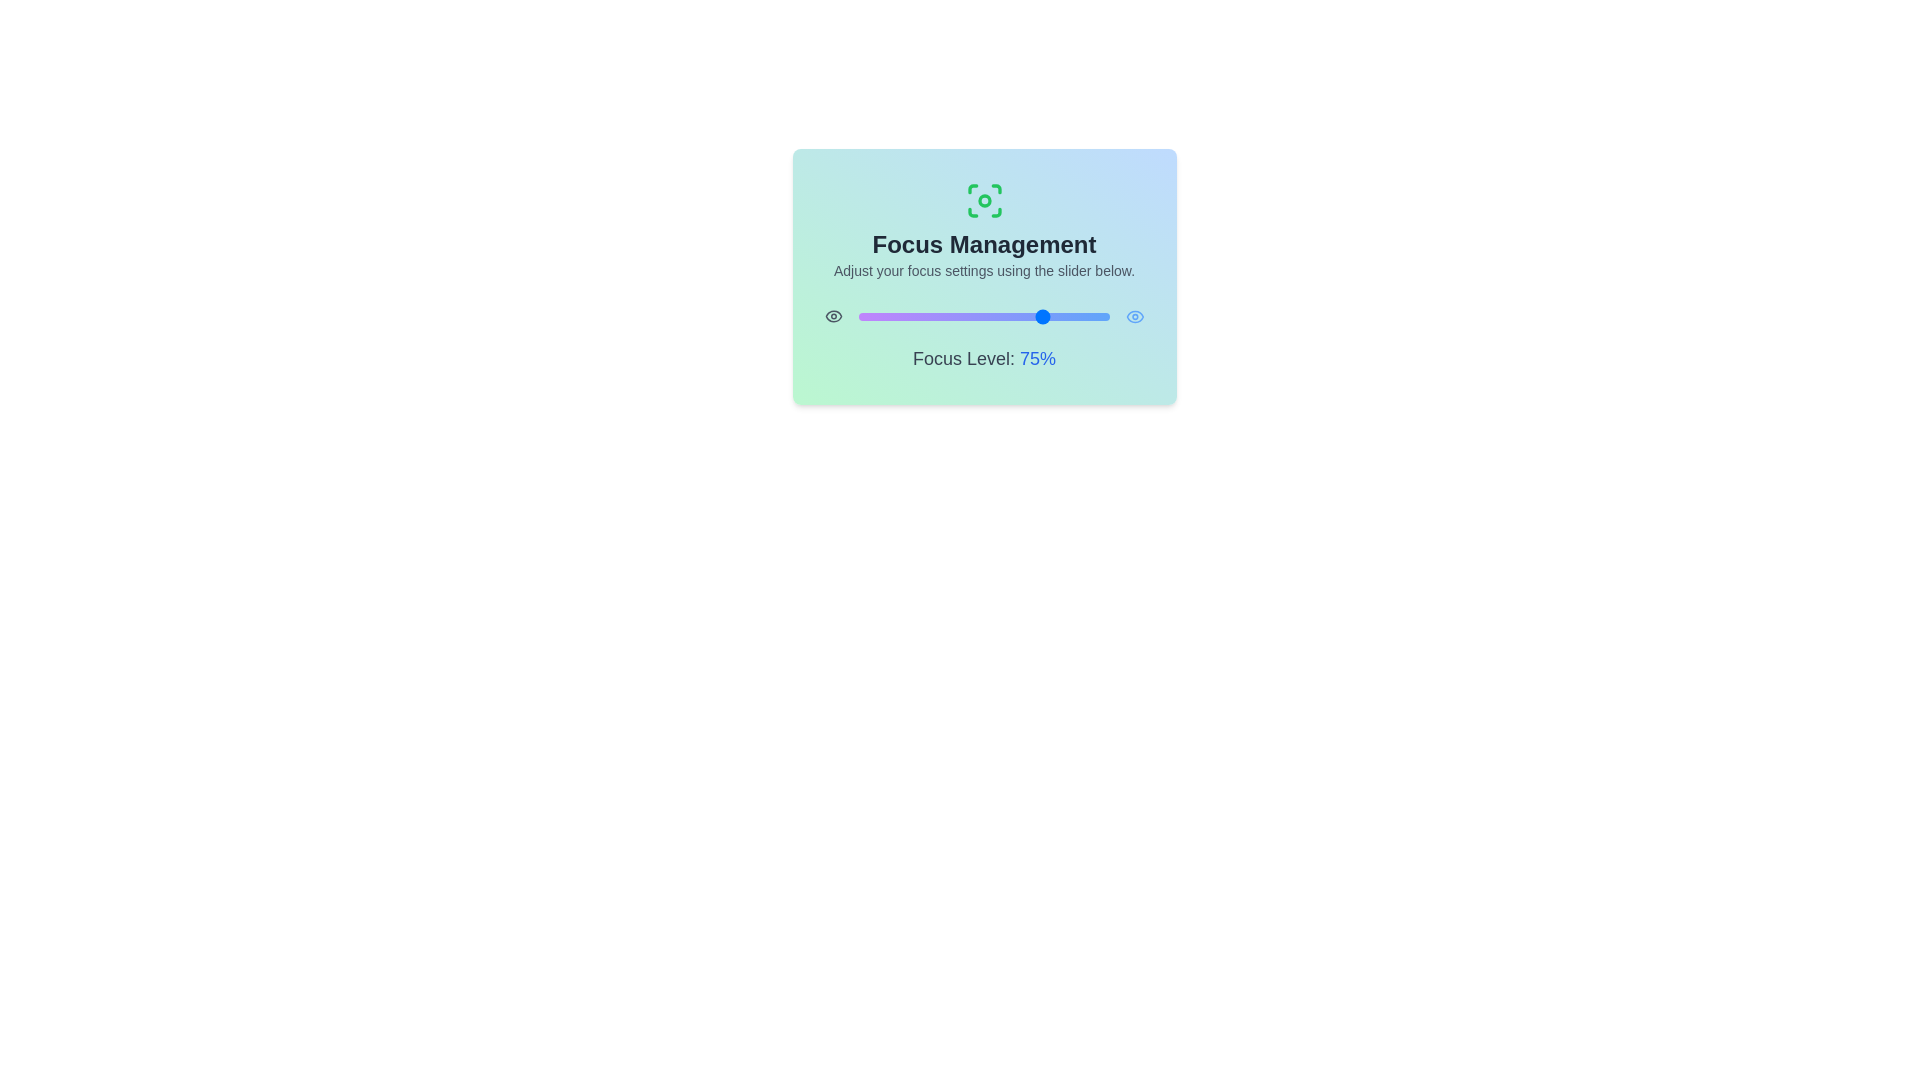  What do you see at coordinates (1096, 315) in the screenshot?
I see `the focus level to 95% using the slider` at bounding box center [1096, 315].